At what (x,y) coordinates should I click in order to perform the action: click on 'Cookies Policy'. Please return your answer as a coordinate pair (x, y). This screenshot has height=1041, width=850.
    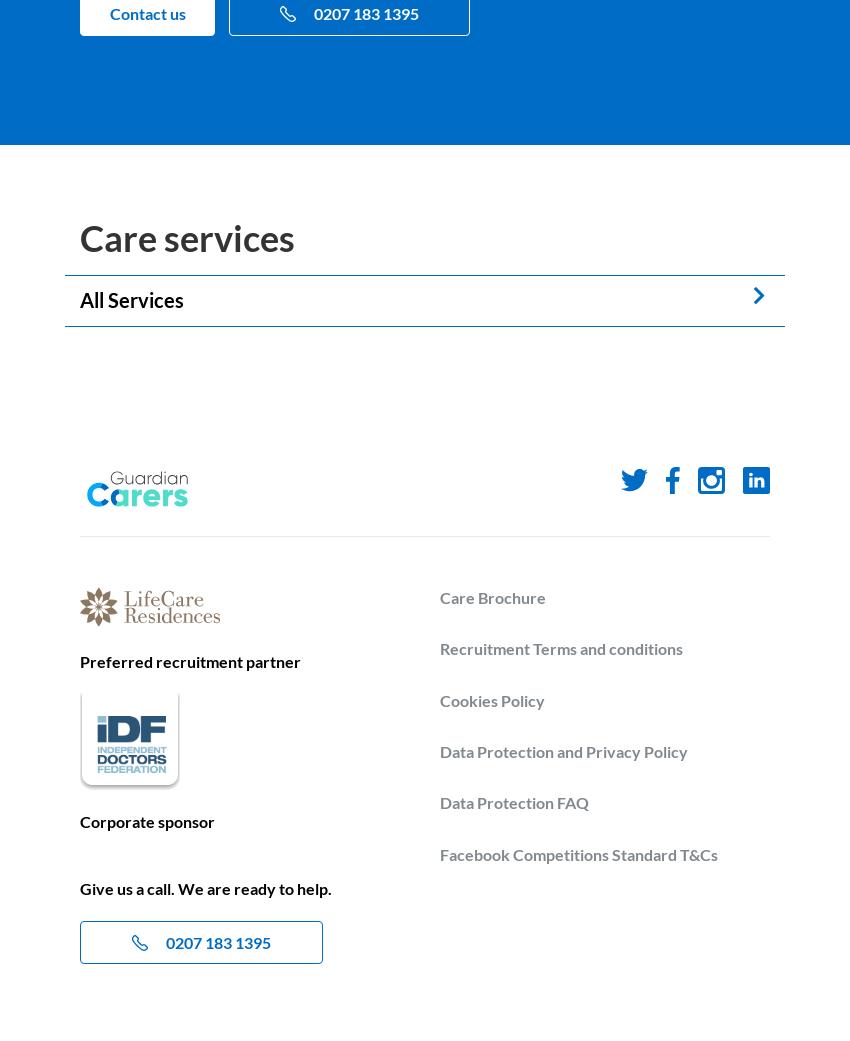
    Looking at the image, I should click on (492, 698).